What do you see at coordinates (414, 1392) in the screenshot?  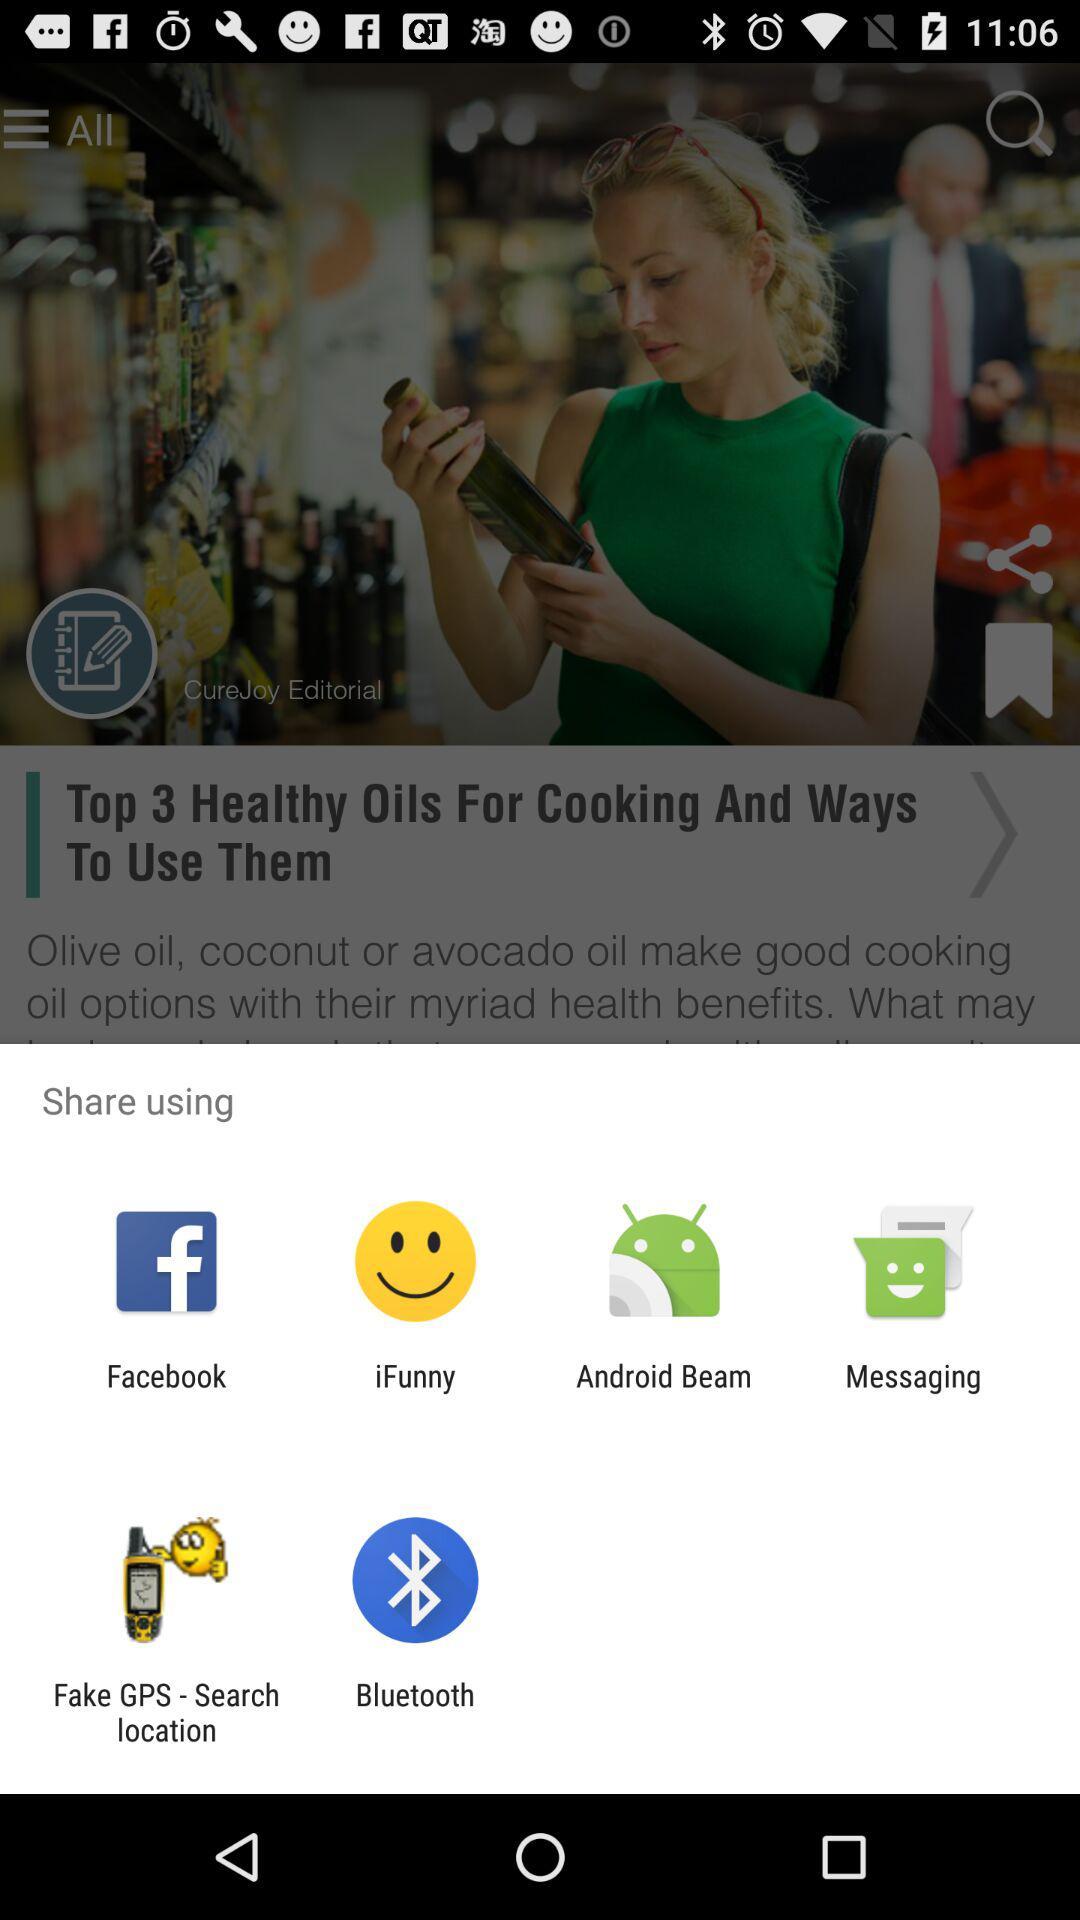 I see `the item next to the android beam app` at bounding box center [414, 1392].